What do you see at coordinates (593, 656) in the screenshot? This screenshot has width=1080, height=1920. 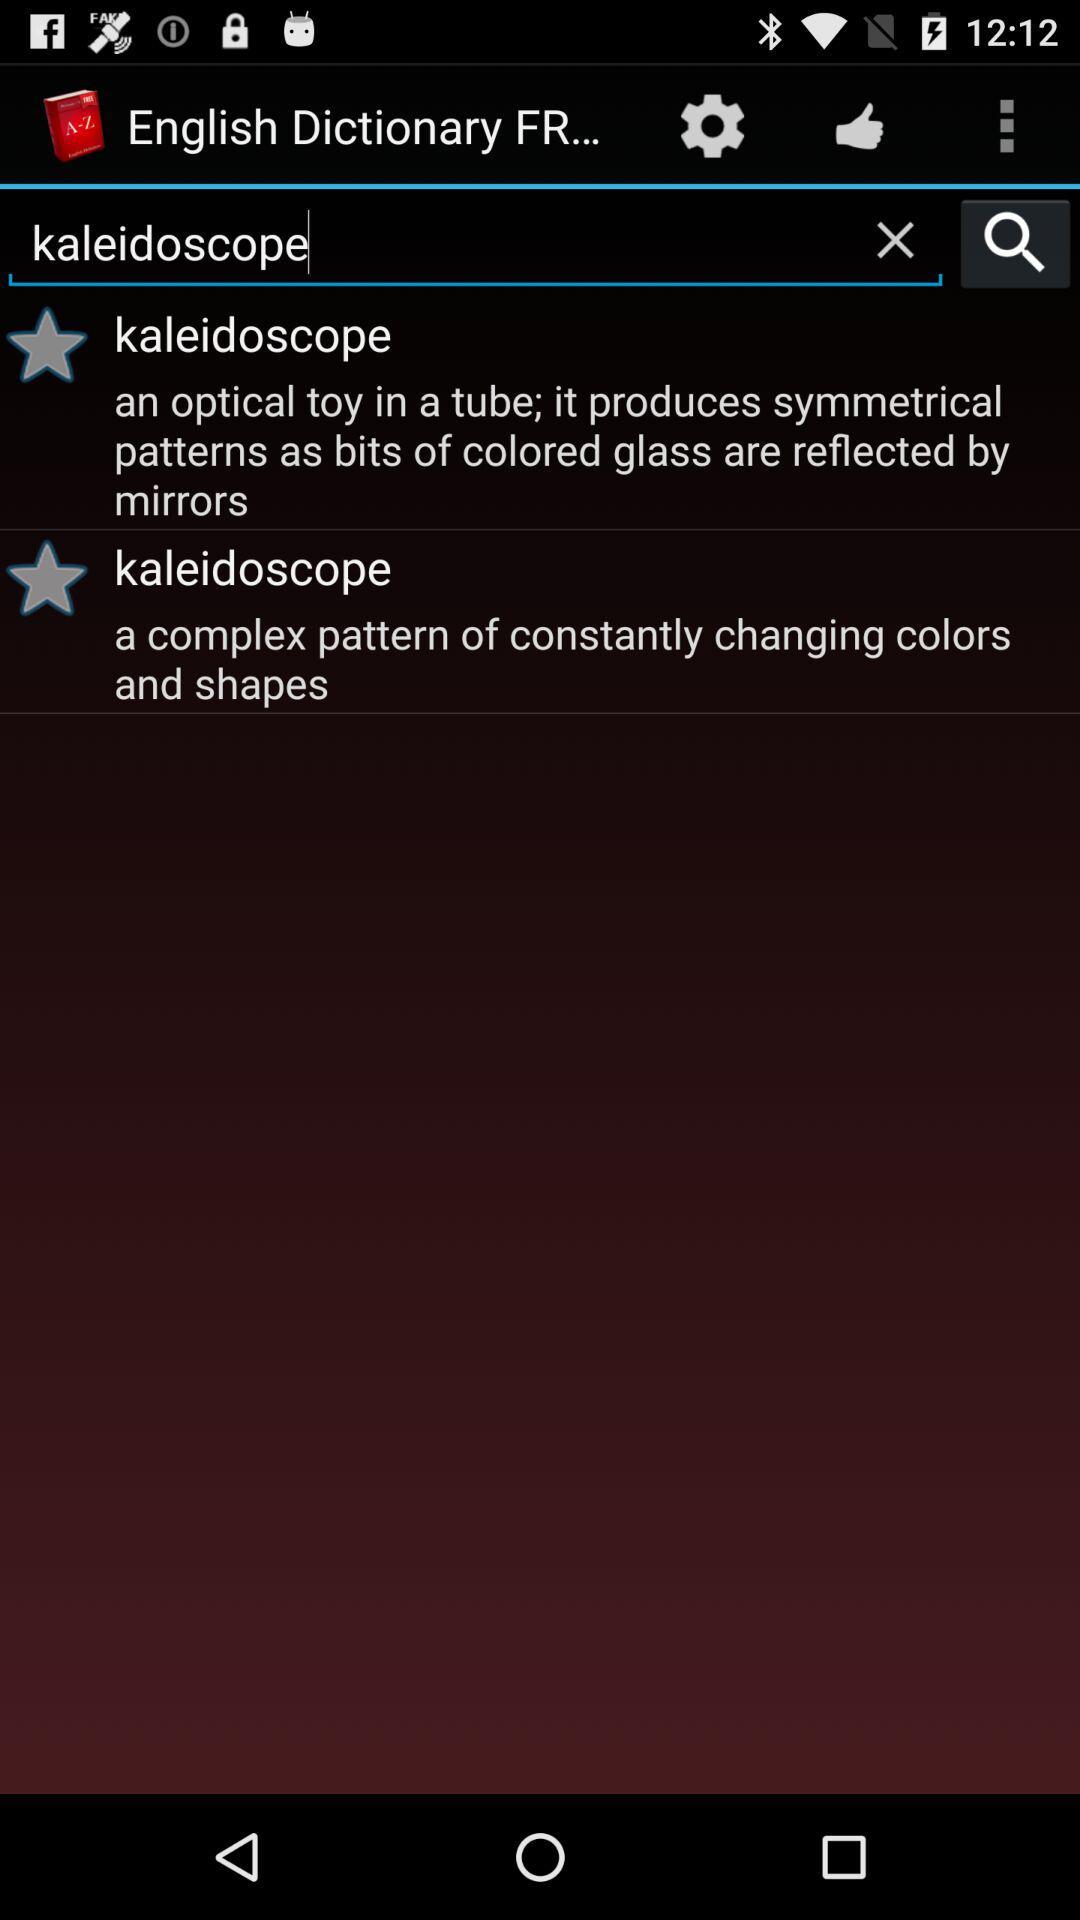 I see `the a complex pattern` at bounding box center [593, 656].